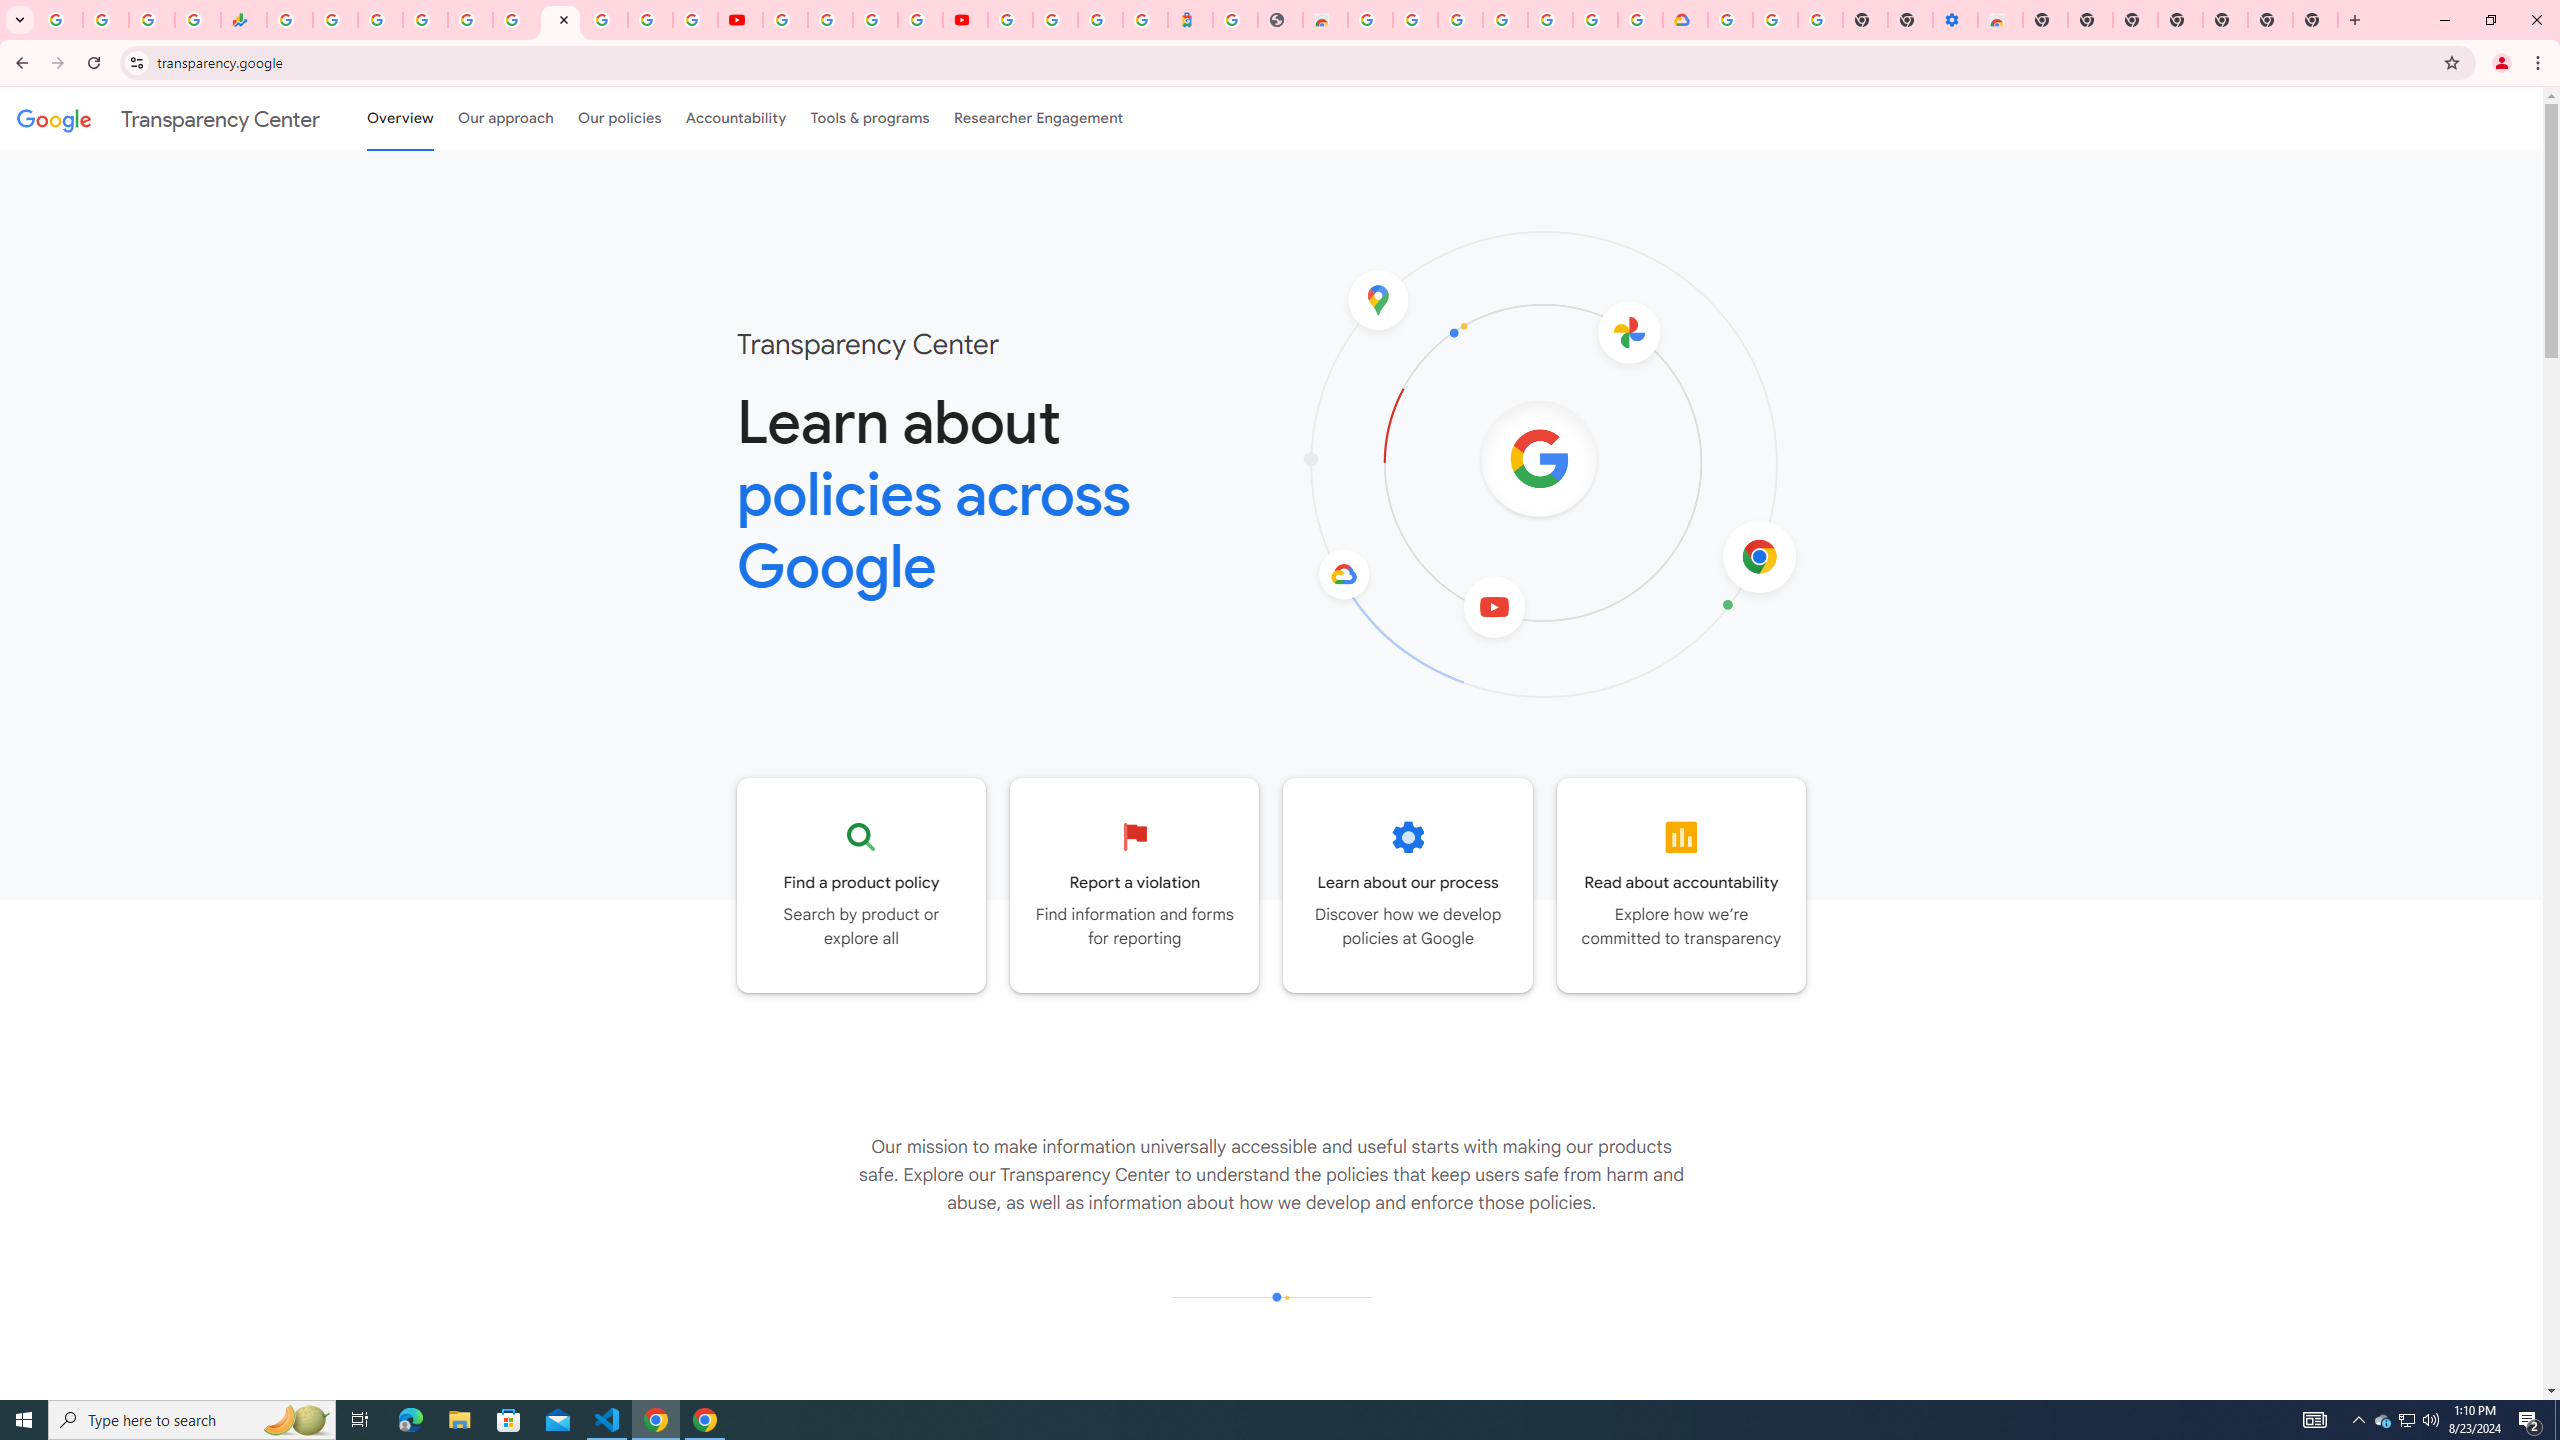  I want to click on 'Researcher Engagement', so click(1039, 118).